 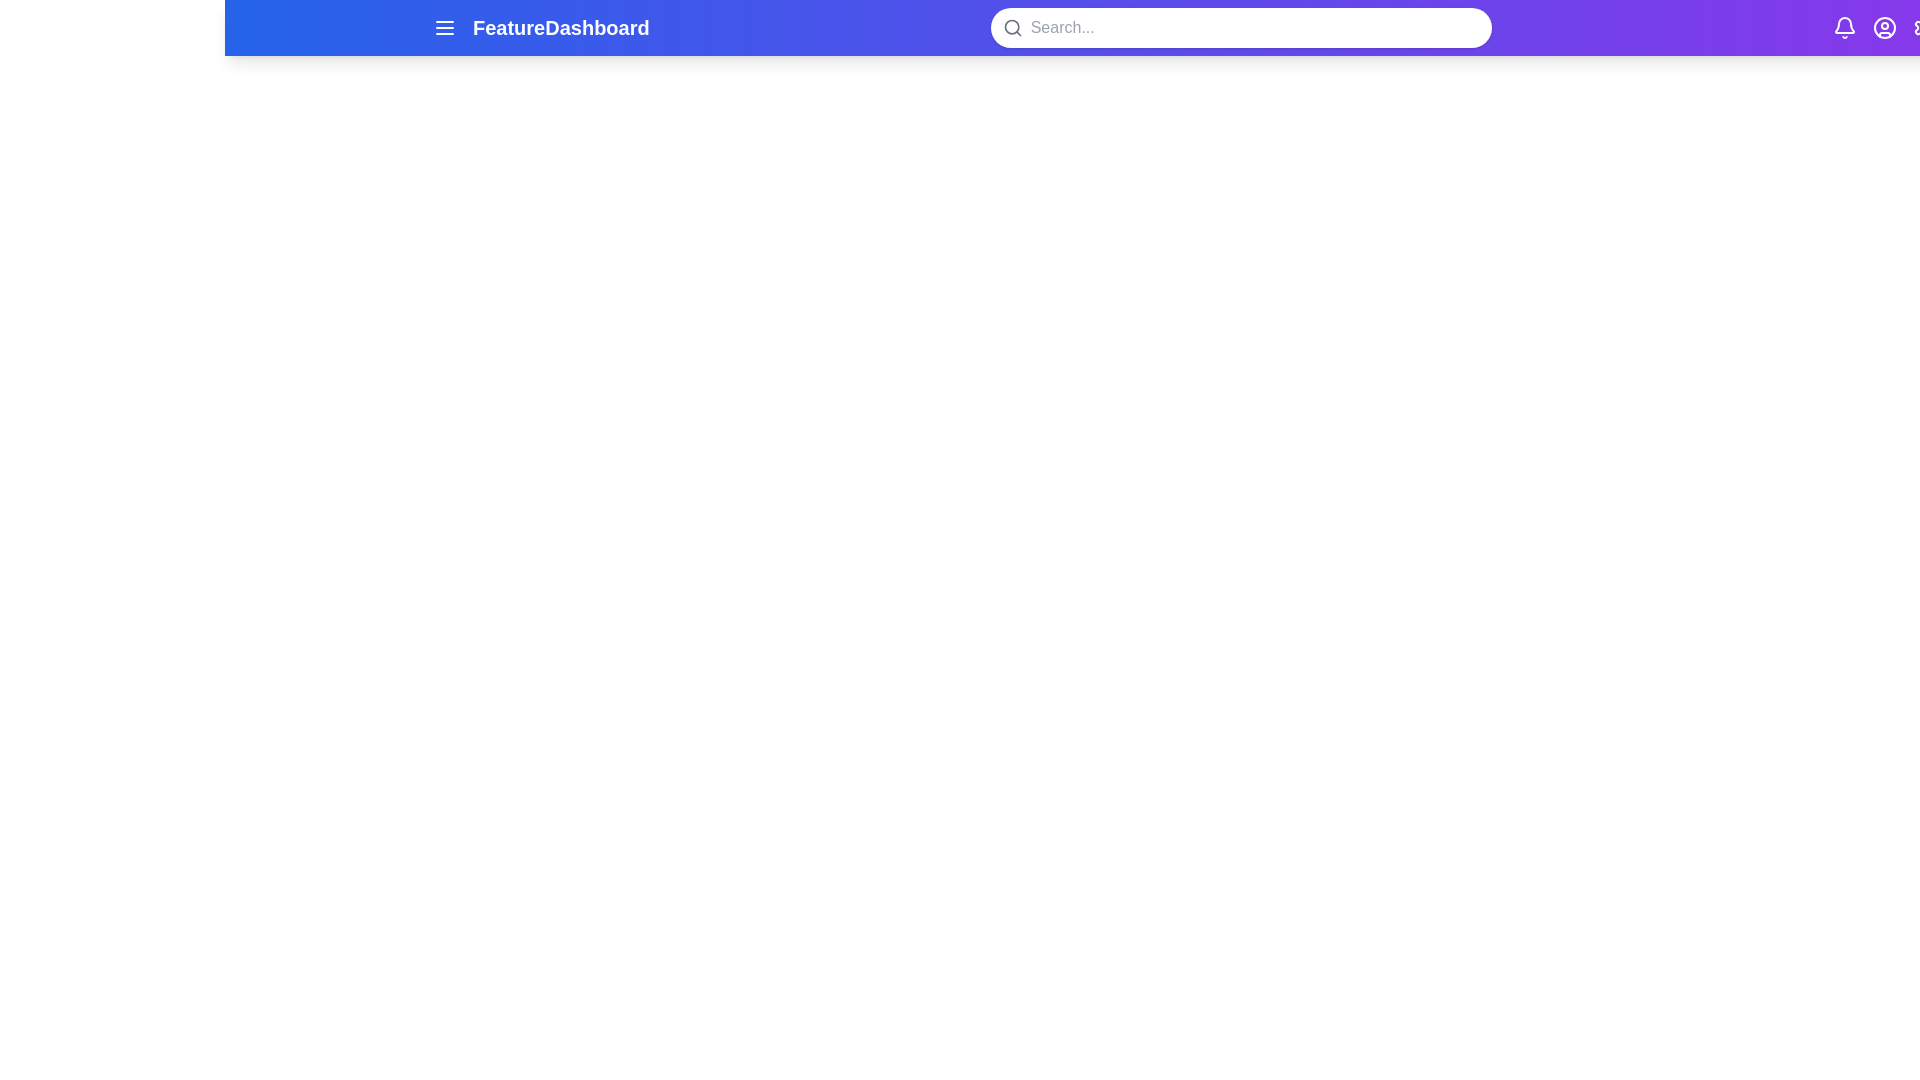 What do you see at coordinates (444, 27) in the screenshot?
I see `the menu icon located towards the left edge of the header, preceding the text 'FeatureDashboard'` at bounding box center [444, 27].